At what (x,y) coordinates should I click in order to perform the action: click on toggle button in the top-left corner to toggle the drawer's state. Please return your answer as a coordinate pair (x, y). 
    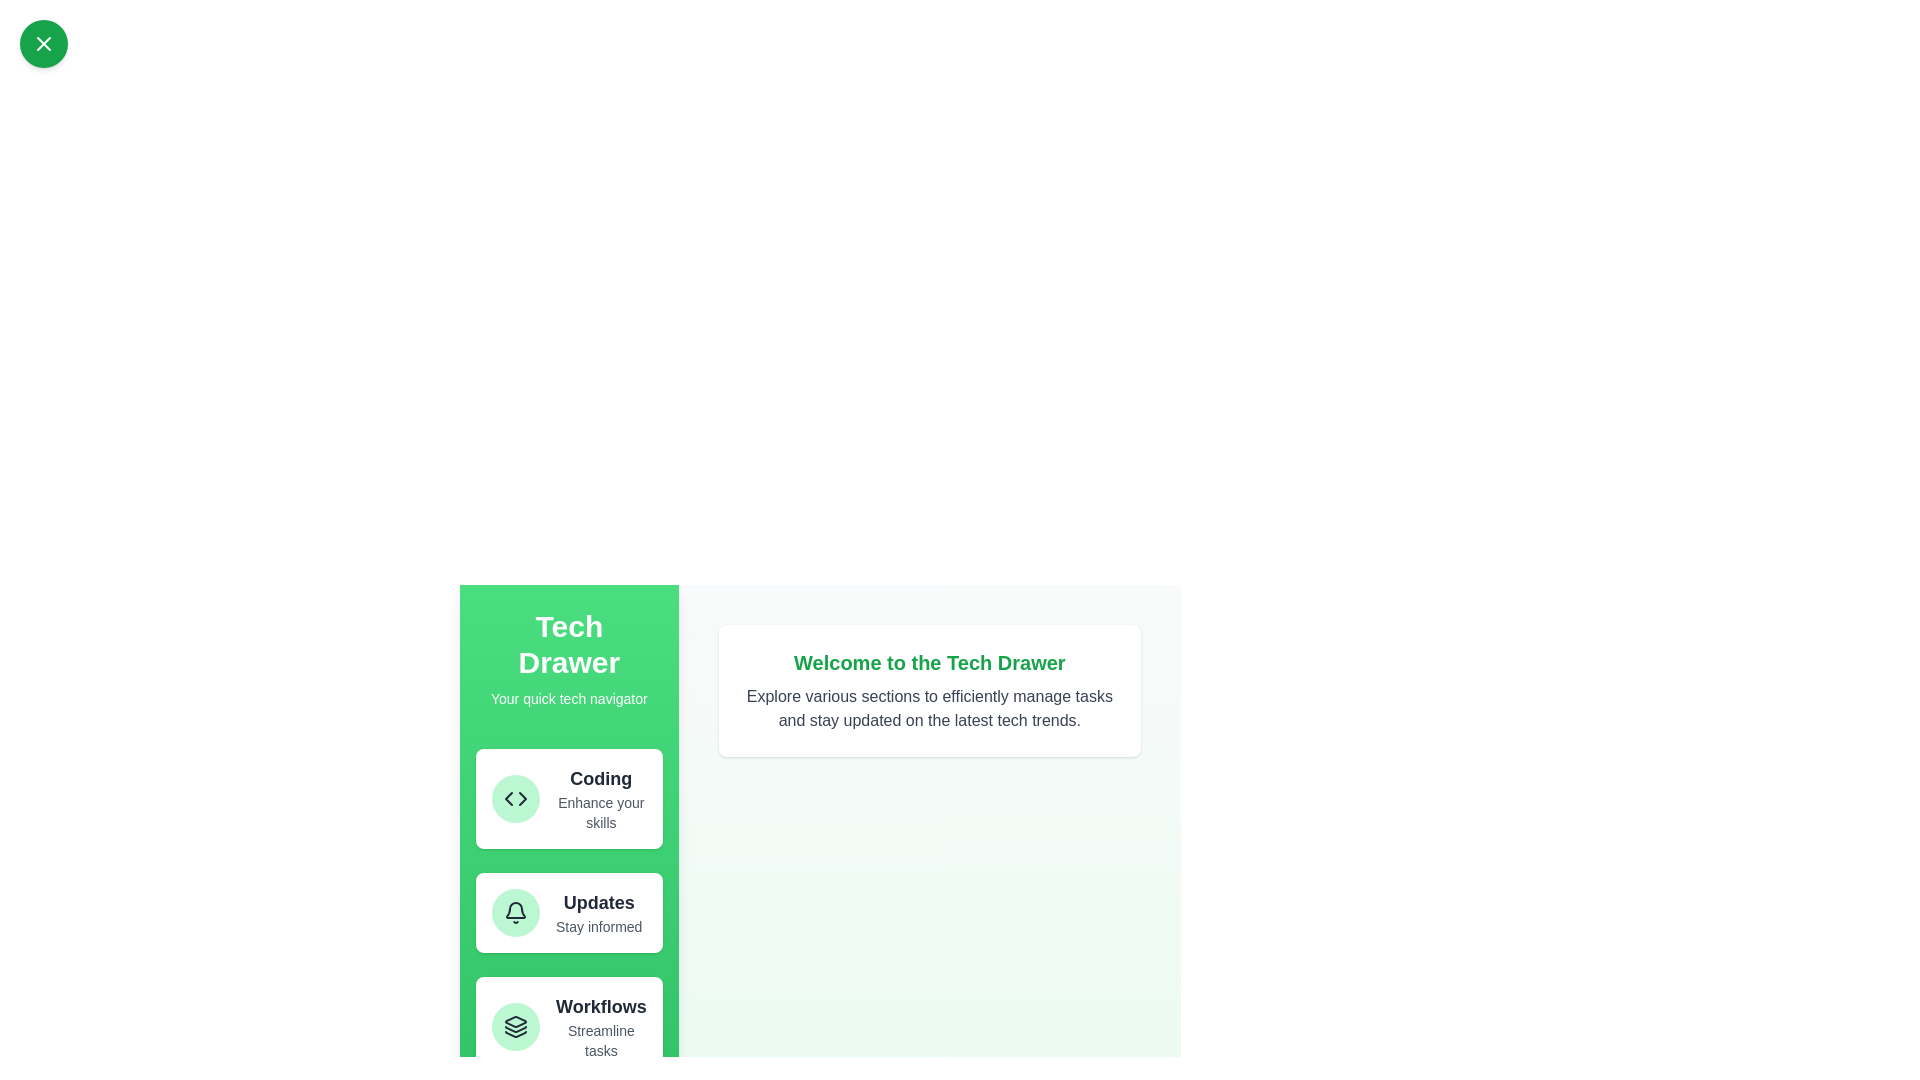
    Looking at the image, I should click on (43, 43).